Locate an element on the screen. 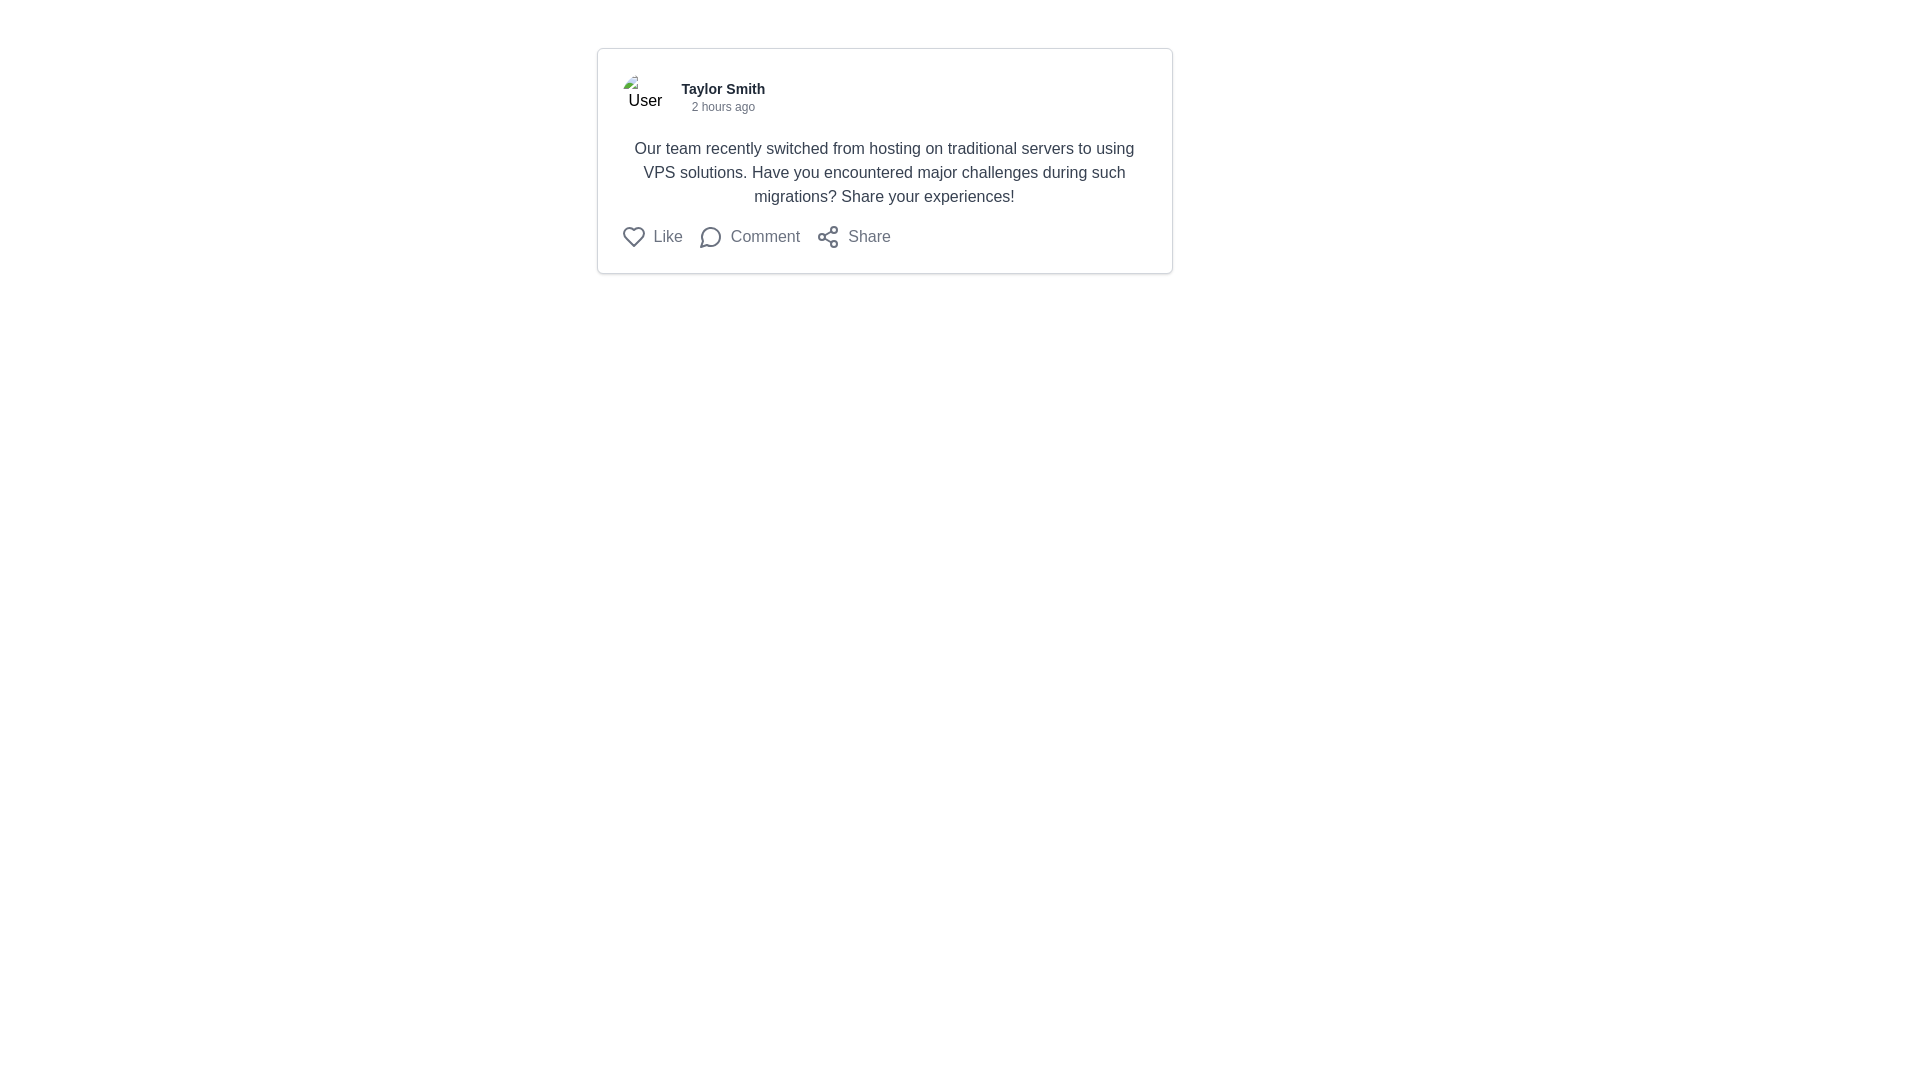 The height and width of the screenshot is (1080, 1920). the share icon, which resembles a triangular layout formed by three dots connected by two lines, located to the left of the 'Share' text label is located at coordinates (828, 235).